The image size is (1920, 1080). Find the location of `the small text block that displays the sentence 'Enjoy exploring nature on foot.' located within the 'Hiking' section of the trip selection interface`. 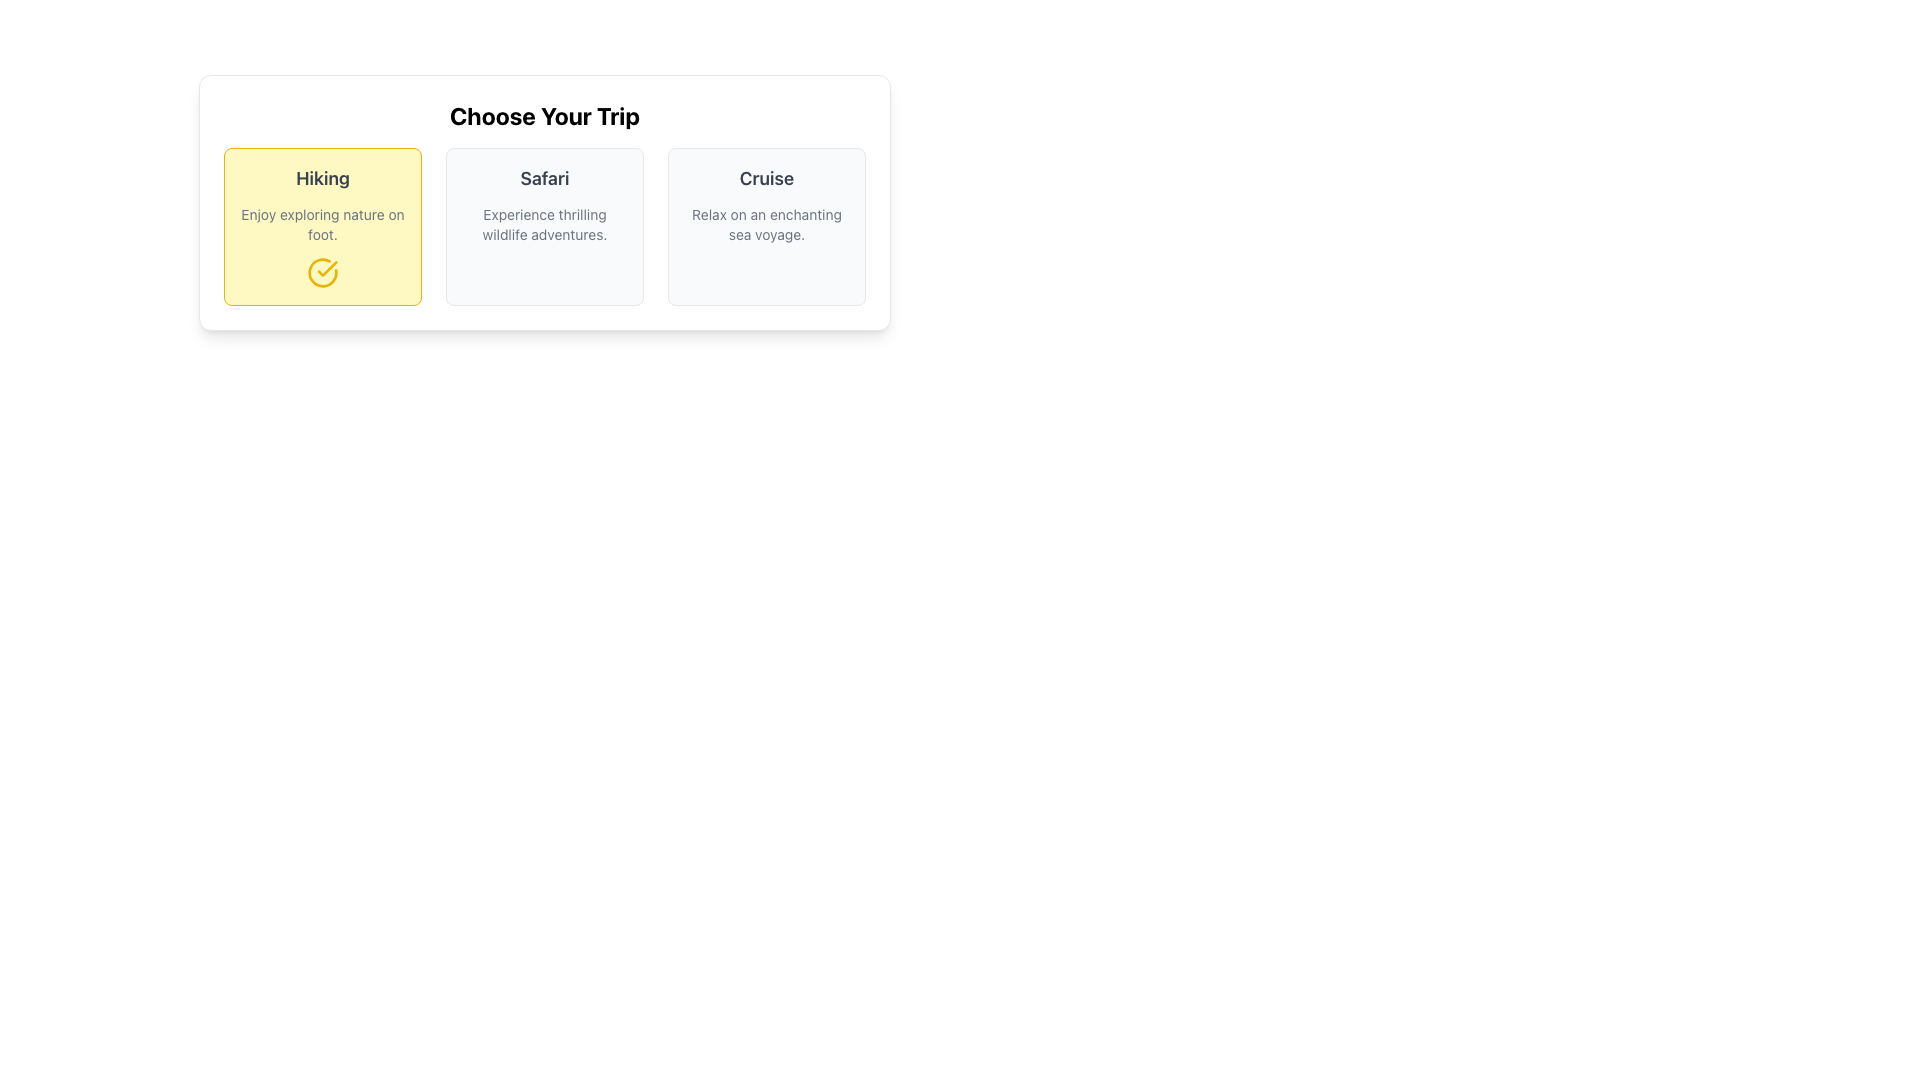

the small text block that displays the sentence 'Enjoy exploring nature on foot.' located within the 'Hiking' section of the trip selection interface is located at coordinates (322, 224).